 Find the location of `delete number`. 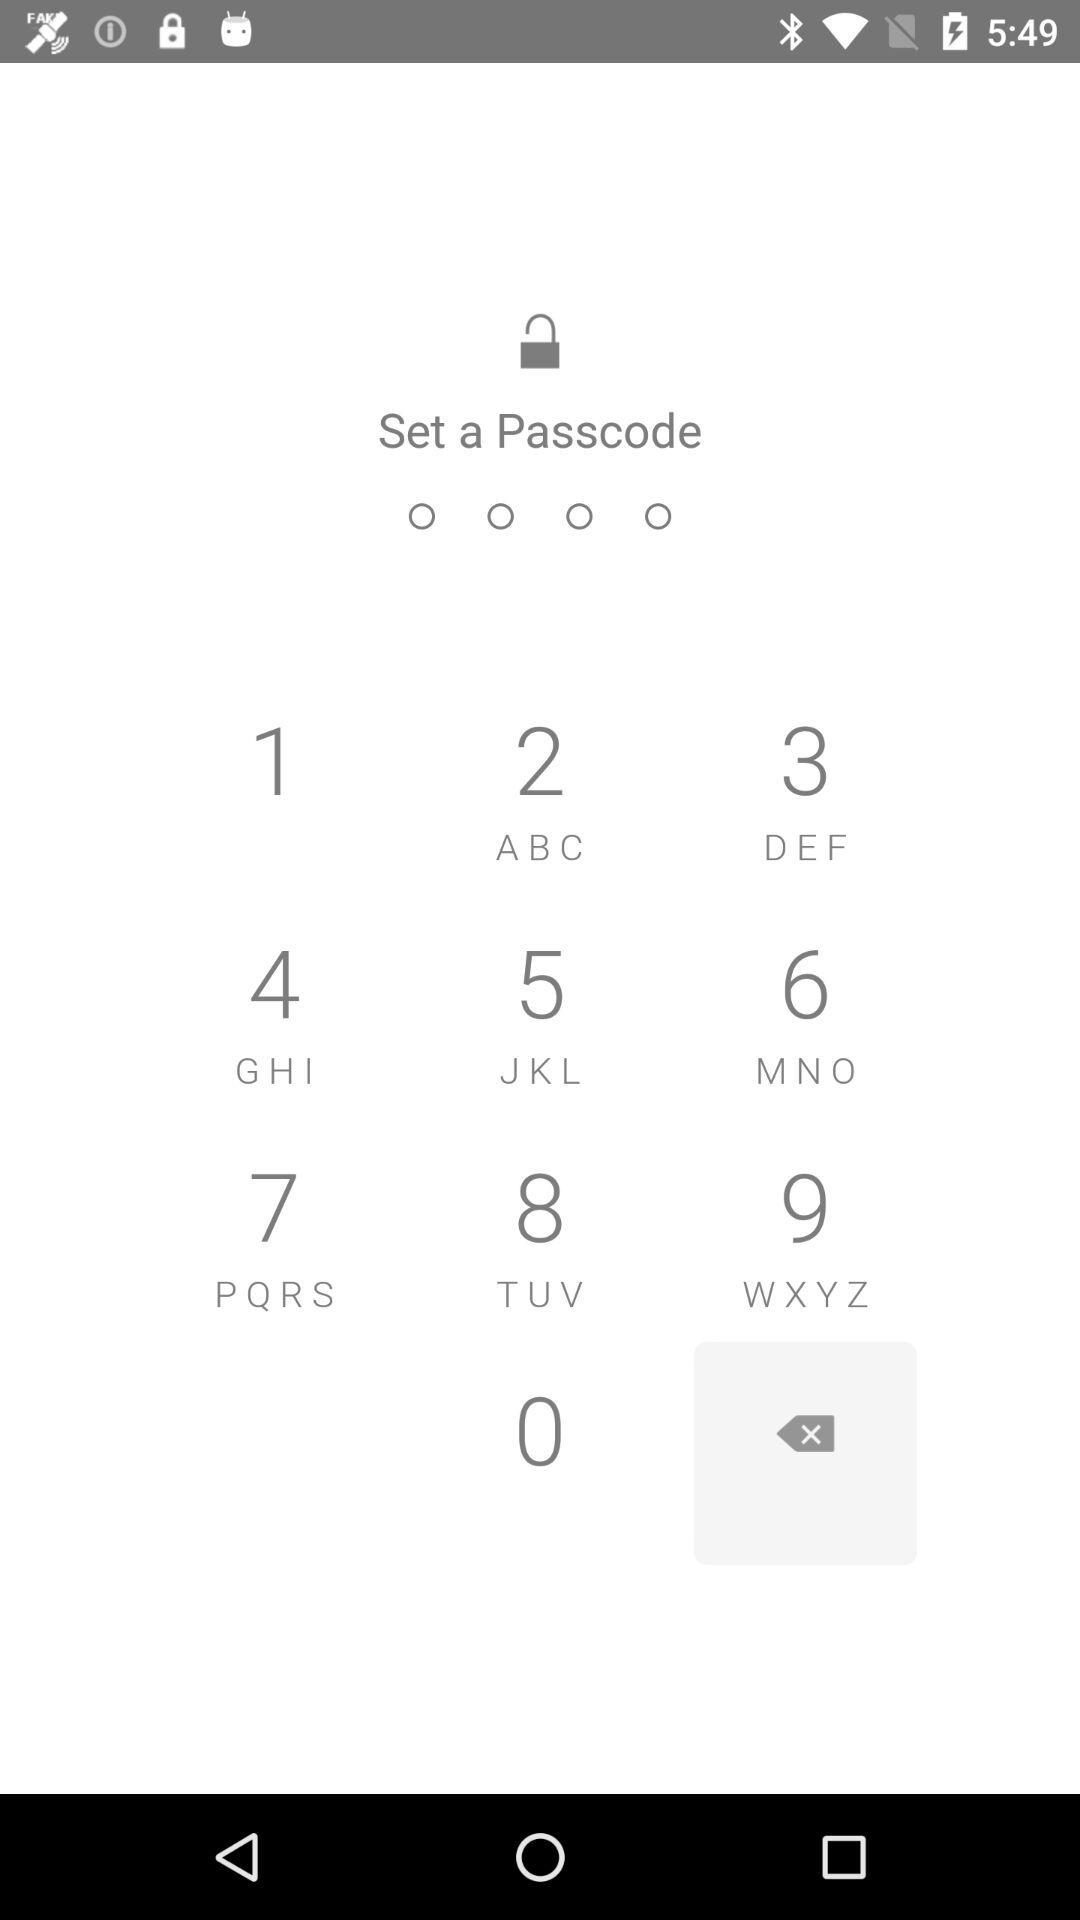

delete number is located at coordinates (804, 1453).